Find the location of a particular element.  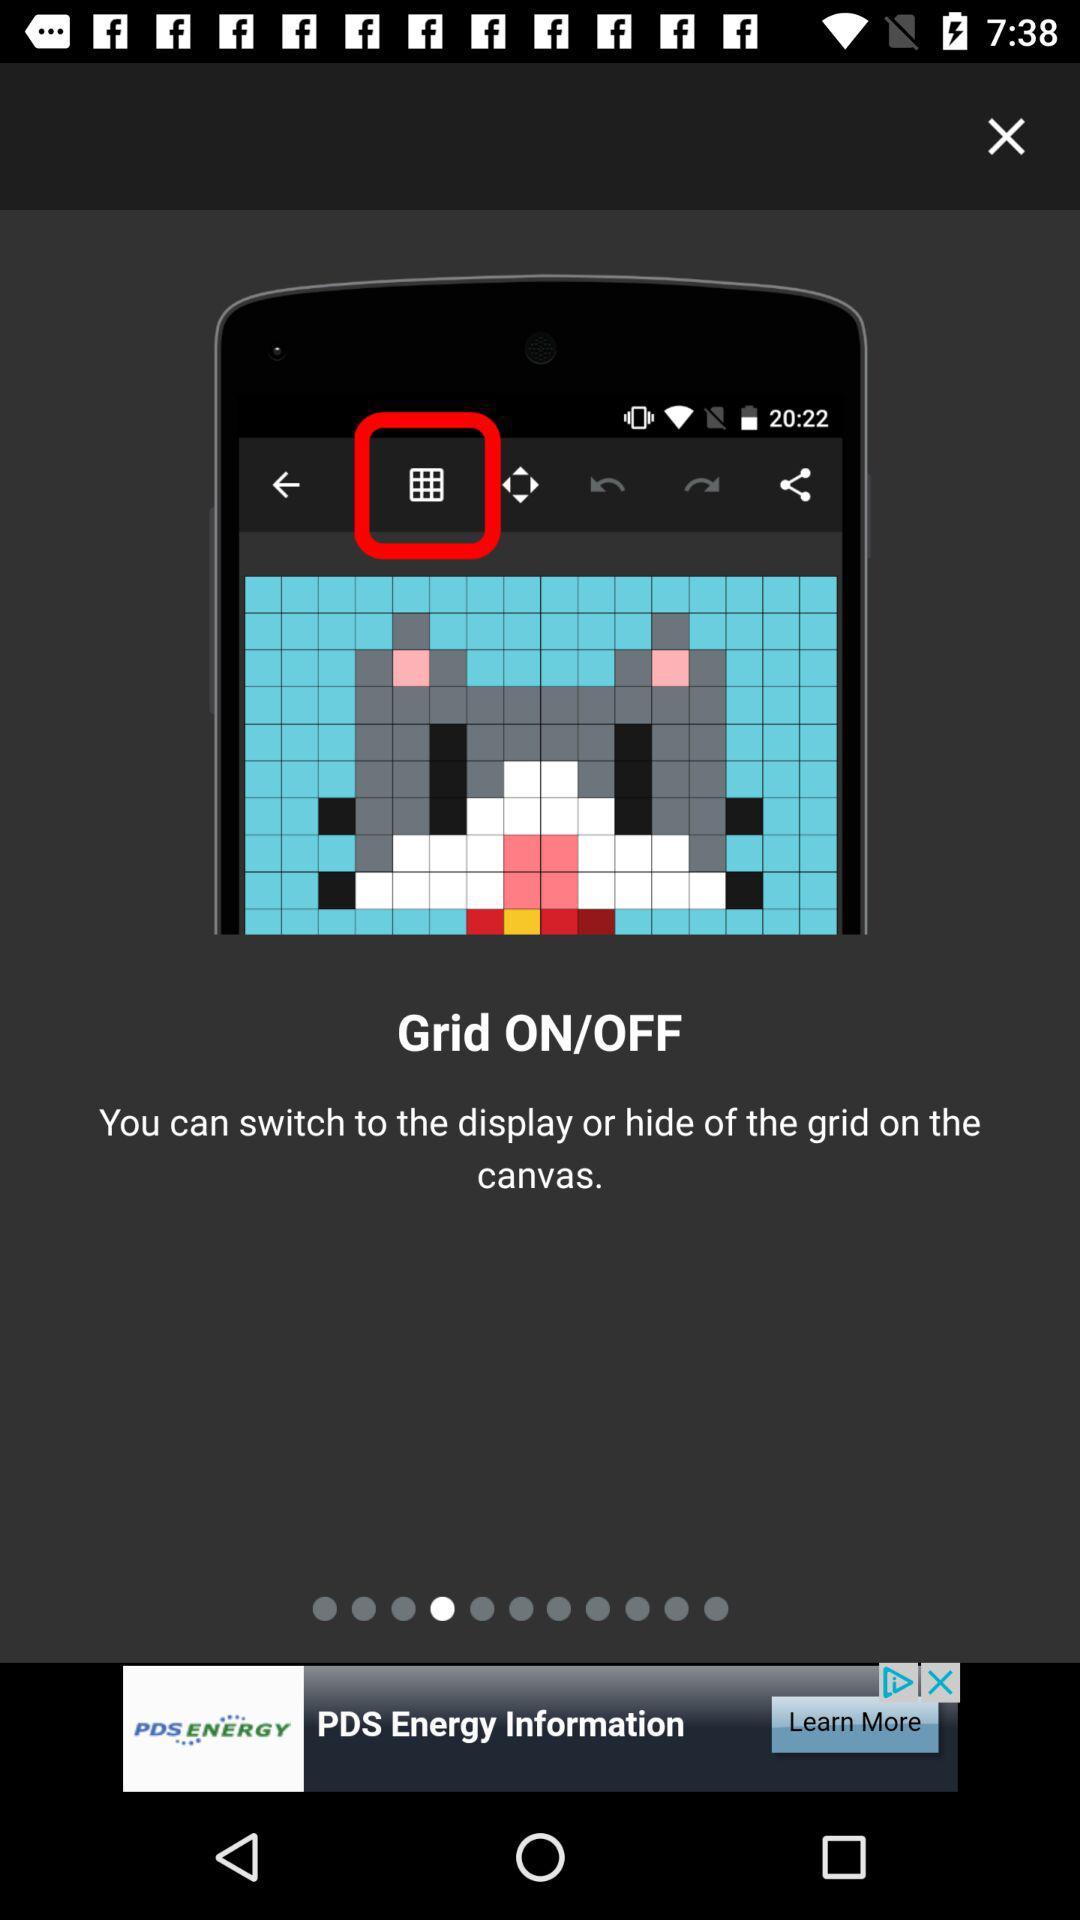

button is located at coordinates (1006, 135).